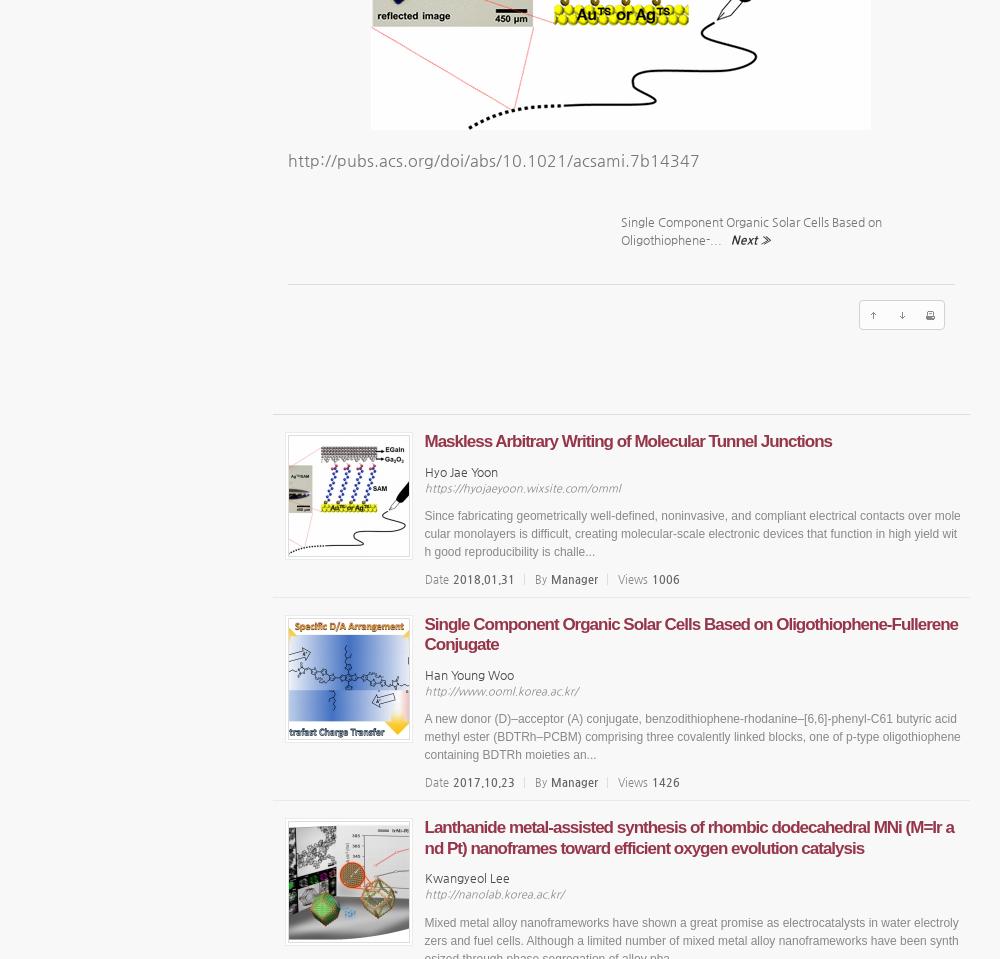 This screenshot has height=959, width=1000. What do you see at coordinates (690, 634) in the screenshot?
I see `'Single Component Organic Solar Cells Based on Oligothiophene-Fullerene Conjugate'` at bounding box center [690, 634].